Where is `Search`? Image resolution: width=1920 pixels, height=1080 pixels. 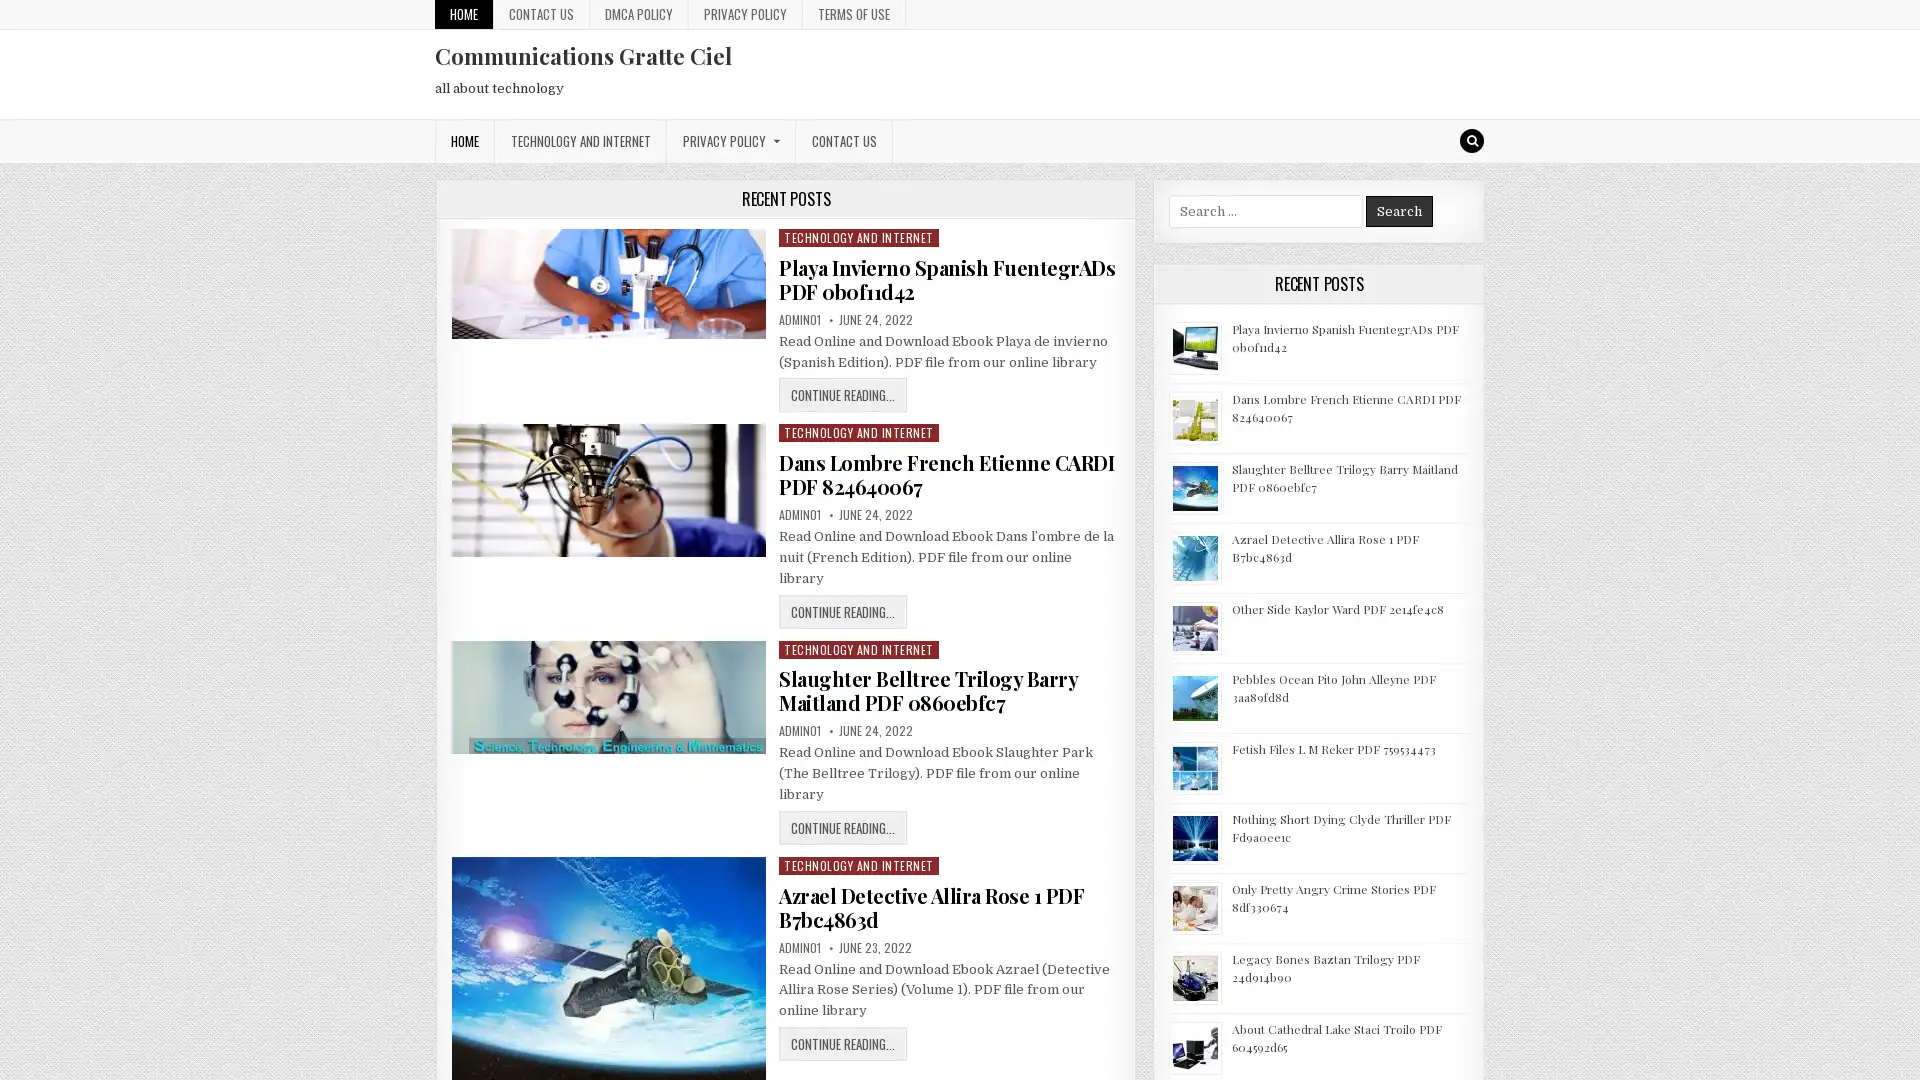 Search is located at coordinates (1398, 211).